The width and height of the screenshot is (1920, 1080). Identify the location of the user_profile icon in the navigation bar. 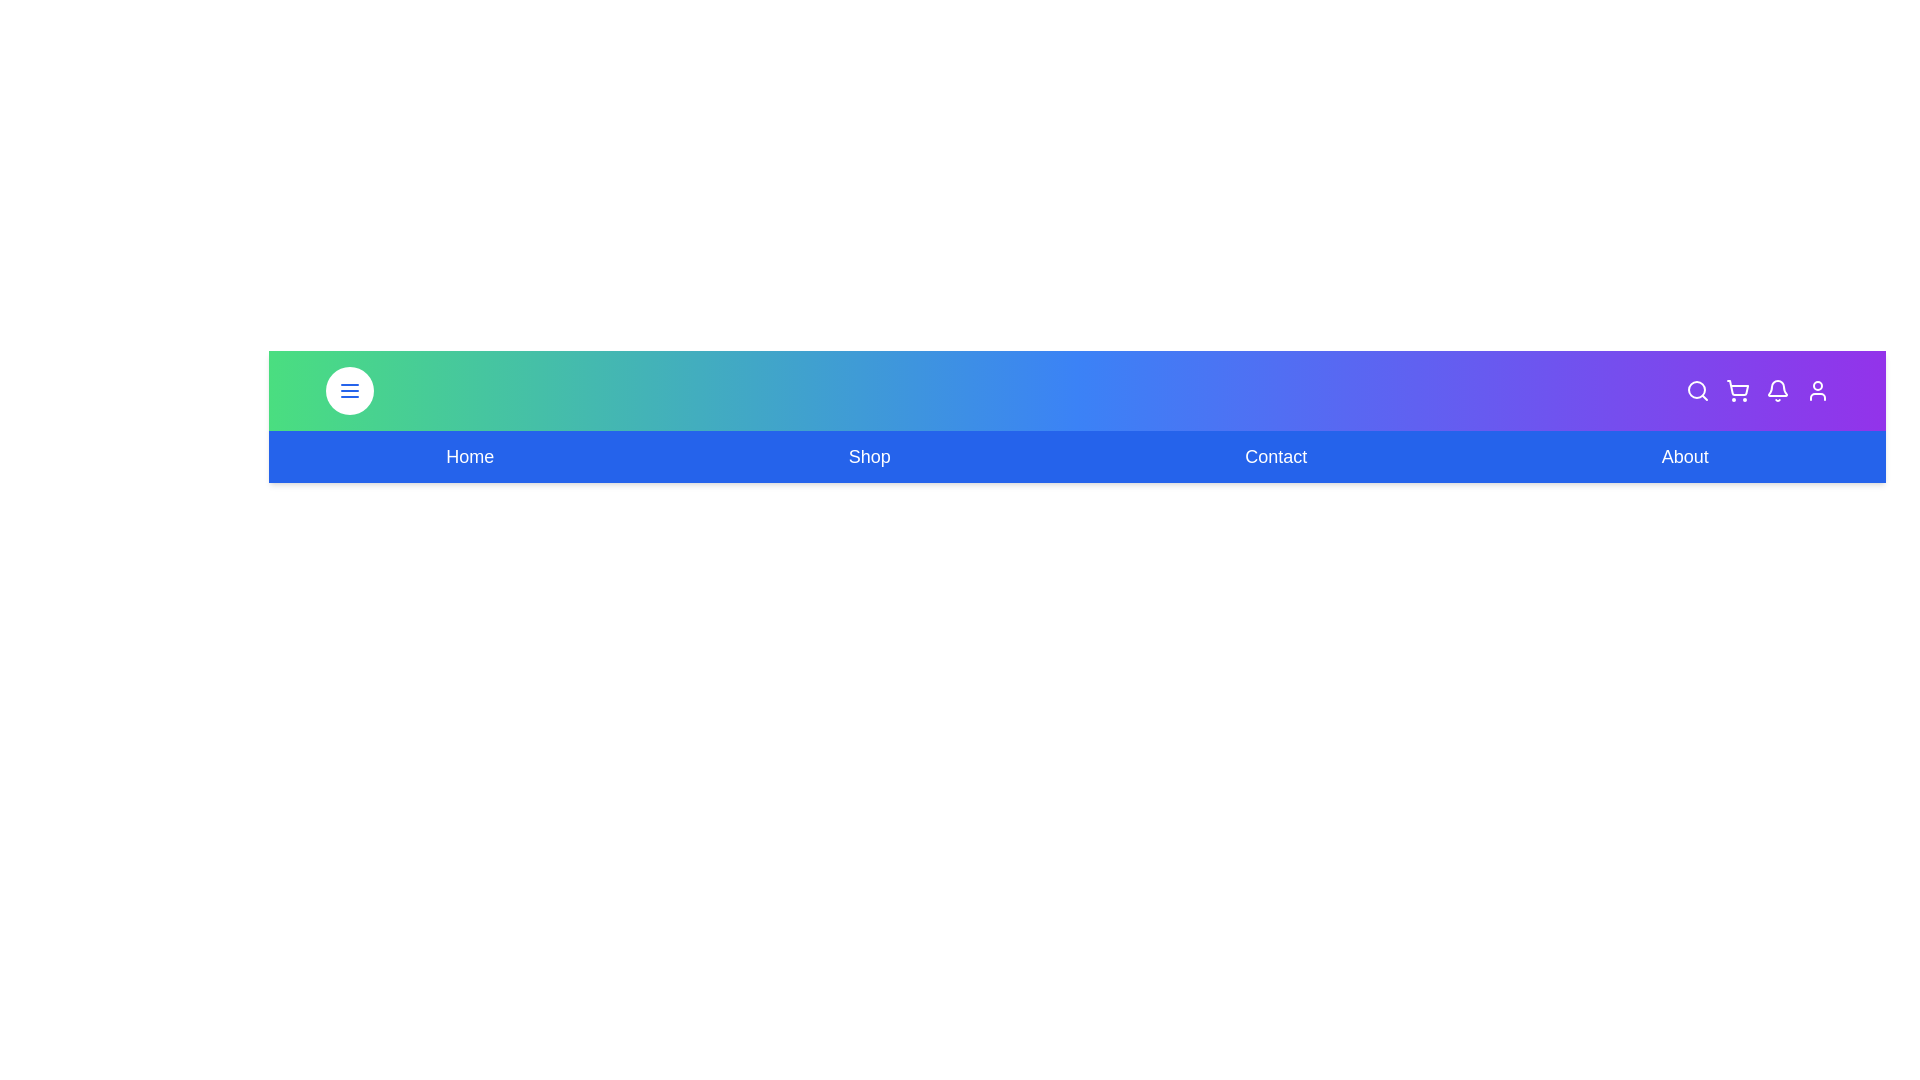
(1817, 390).